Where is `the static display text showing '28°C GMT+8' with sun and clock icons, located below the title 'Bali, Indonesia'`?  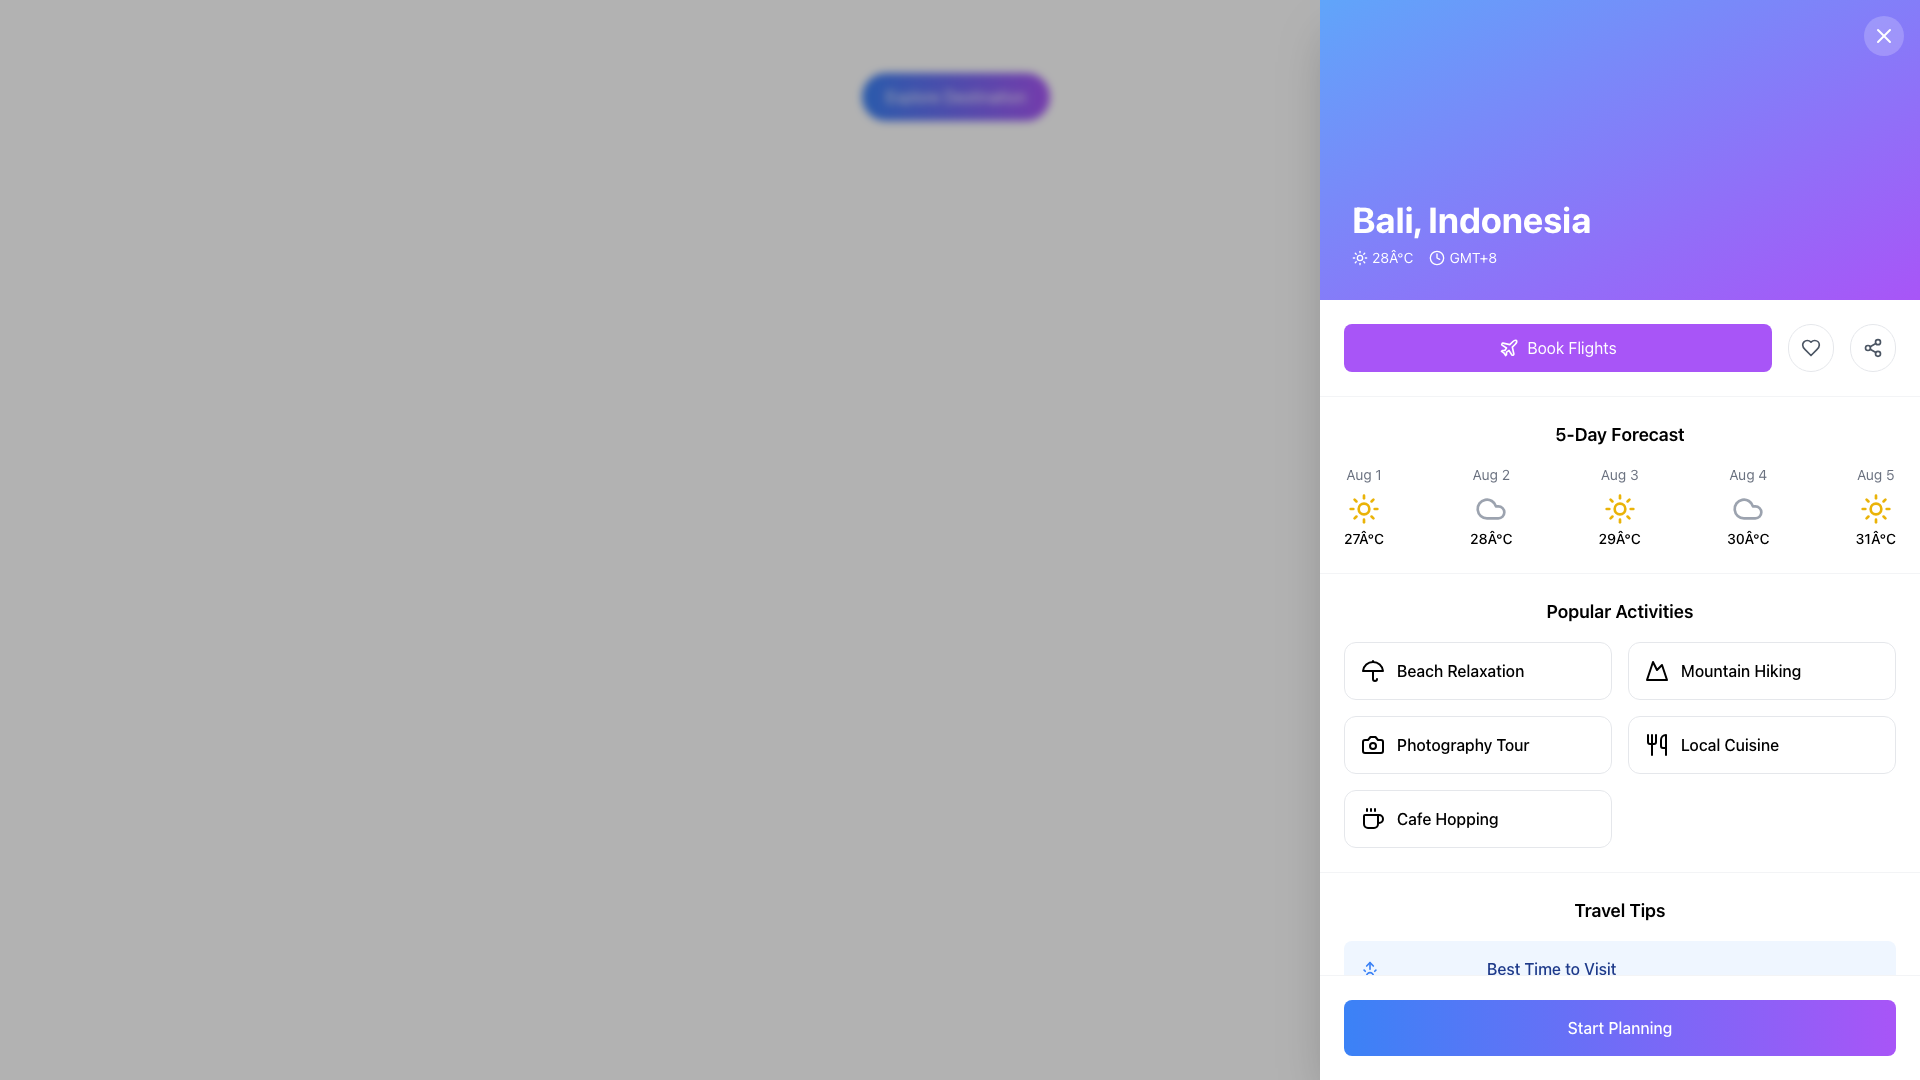 the static display text showing '28°C GMT+8' with sun and clock icons, located below the title 'Bali, Indonesia' is located at coordinates (1471, 257).